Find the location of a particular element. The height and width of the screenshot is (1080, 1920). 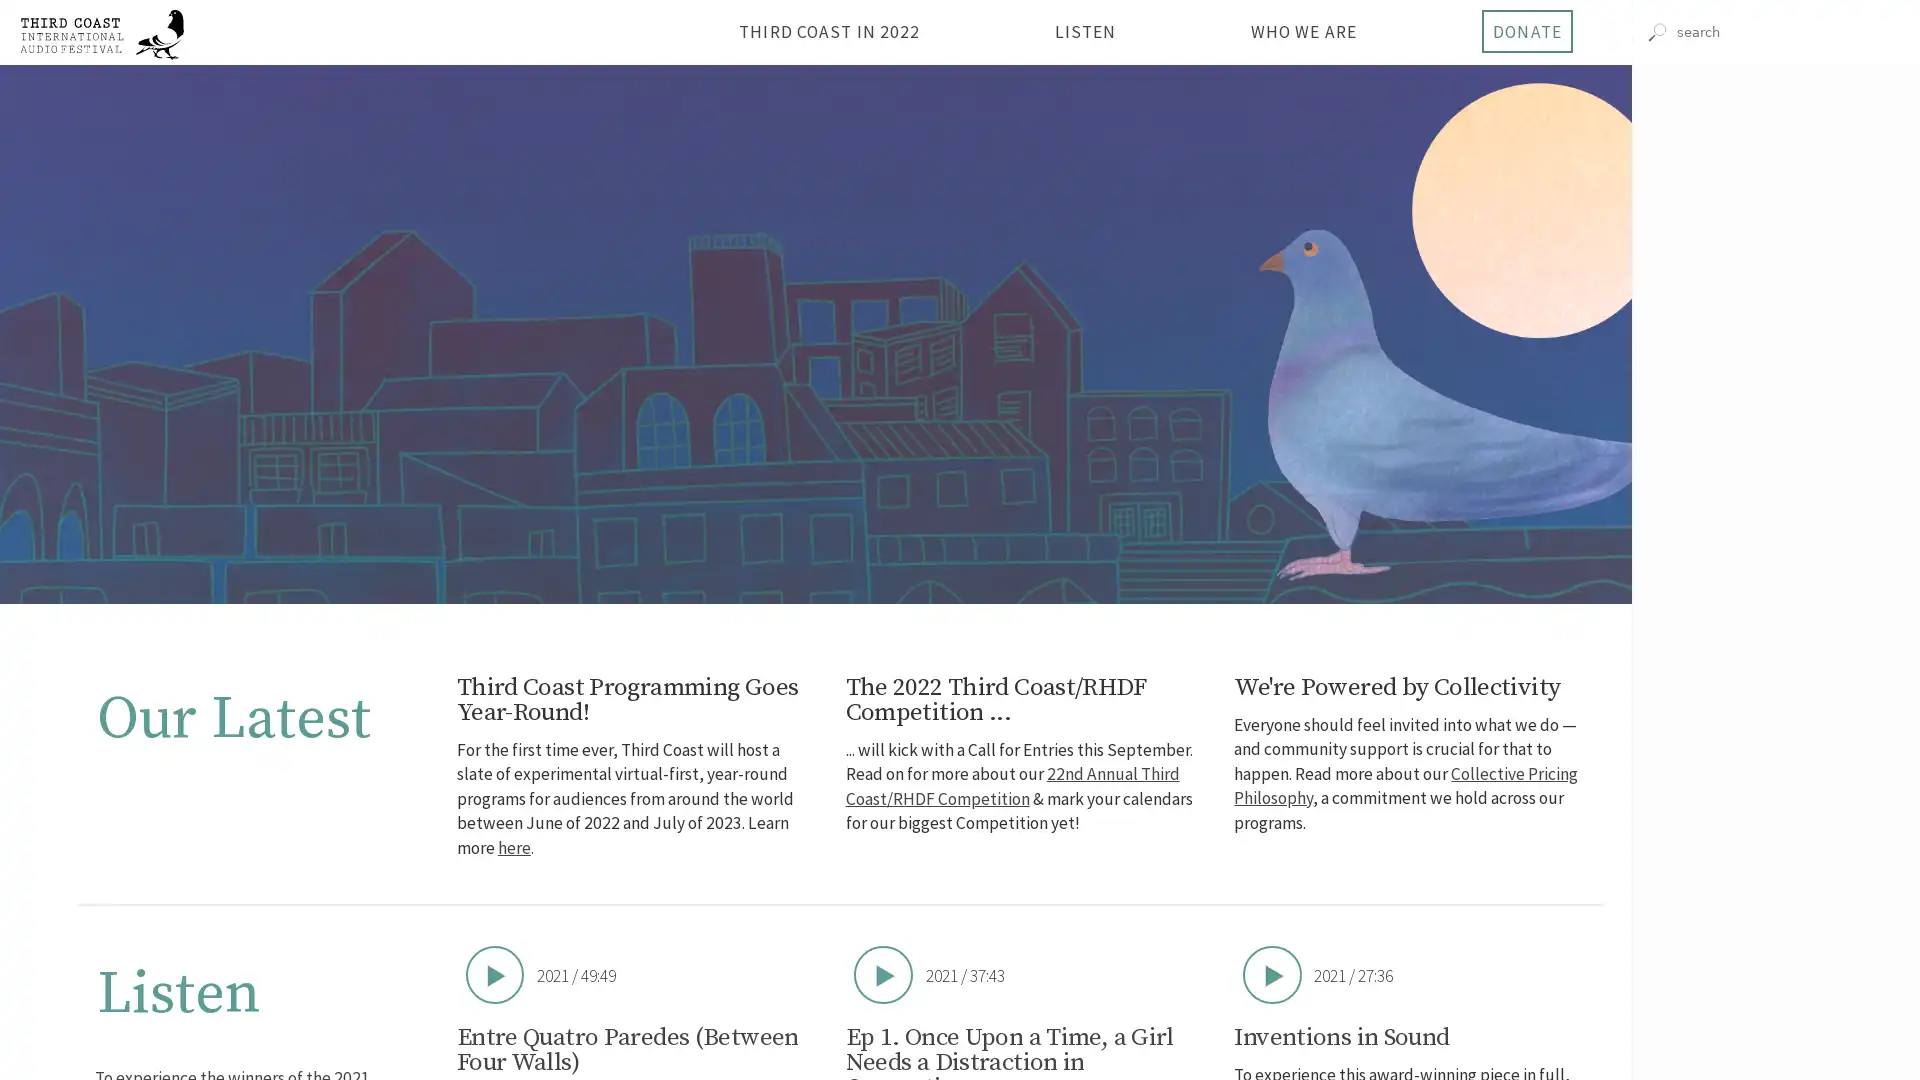

Play Now is located at coordinates (494, 973).